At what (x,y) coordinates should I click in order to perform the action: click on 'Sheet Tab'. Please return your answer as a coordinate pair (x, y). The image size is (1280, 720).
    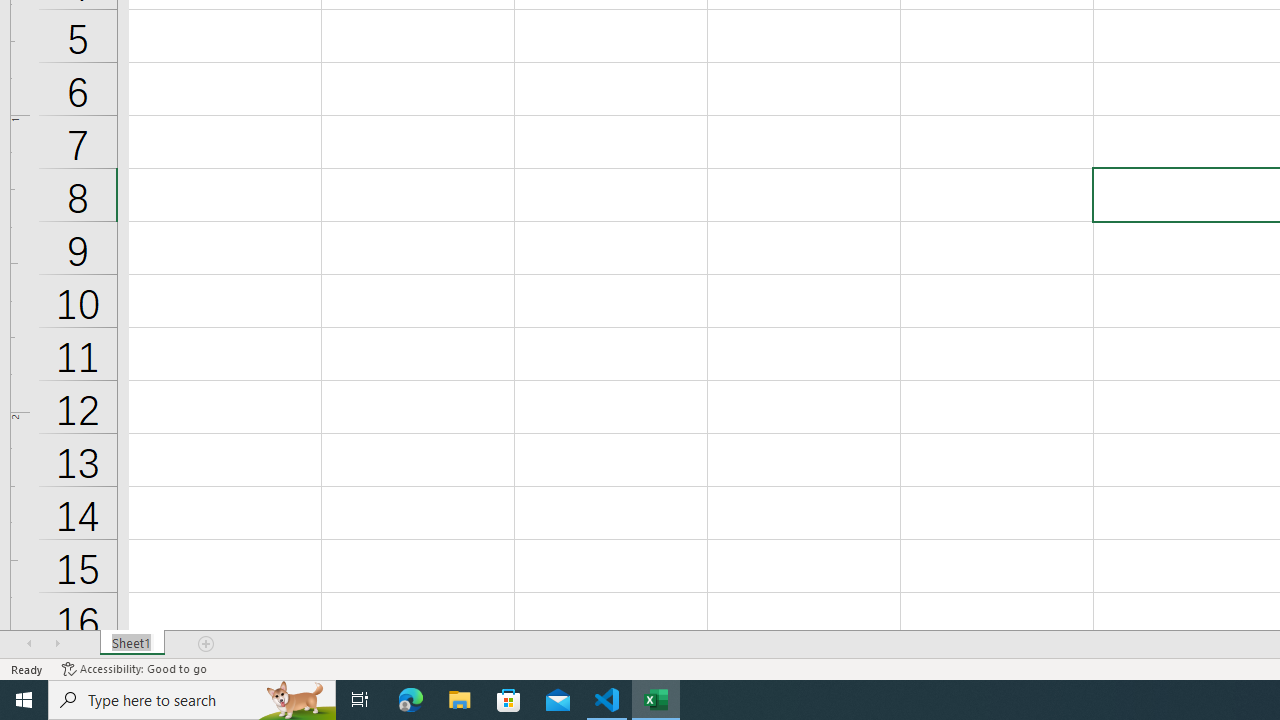
    Looking at the image, I should click on (131, 644).